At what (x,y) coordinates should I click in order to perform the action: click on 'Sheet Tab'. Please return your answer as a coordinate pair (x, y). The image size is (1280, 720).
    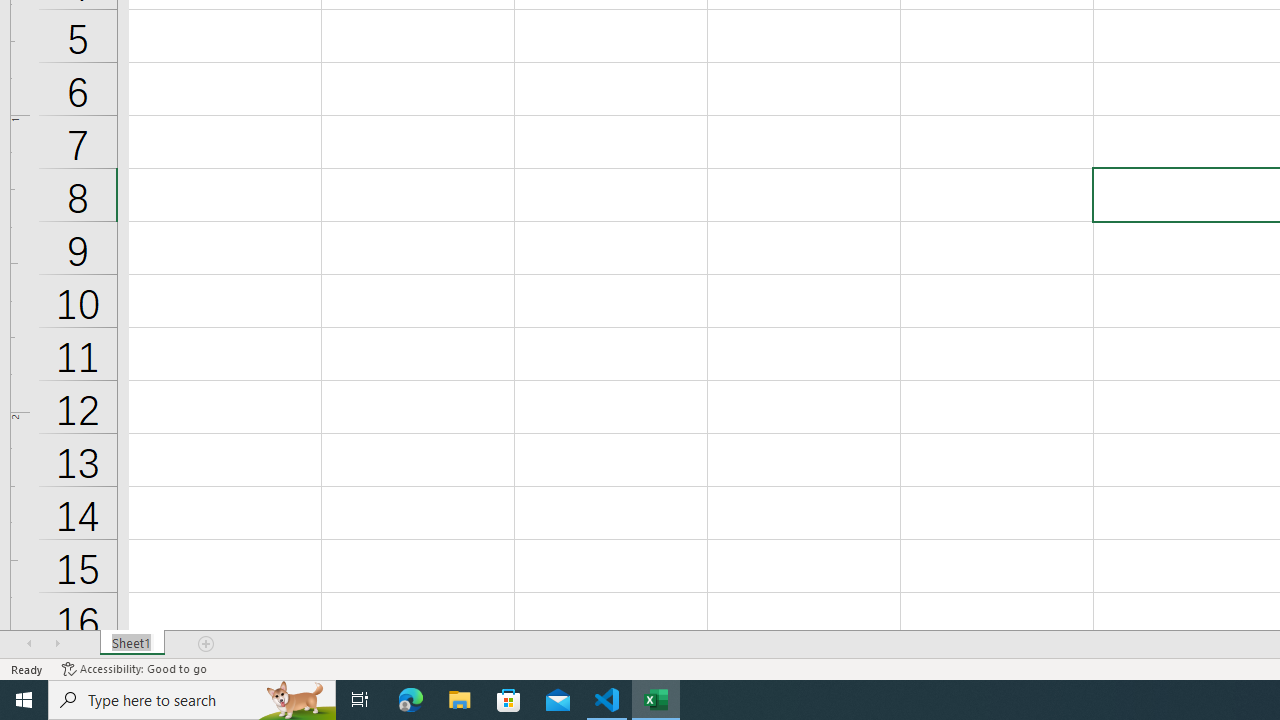
    Looking at the image, I should click on (131, 644).